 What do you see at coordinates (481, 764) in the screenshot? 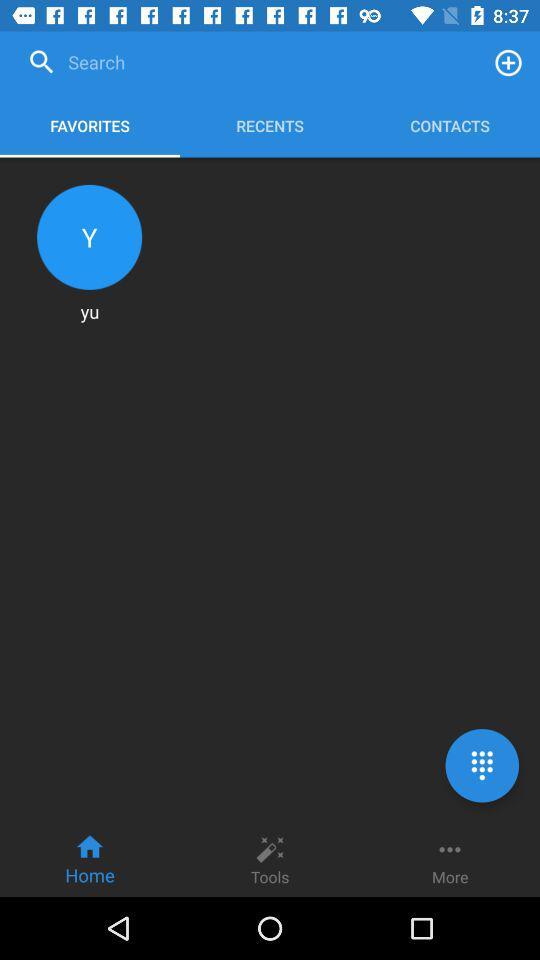
I see `the dialpad icon` at bounding box center [481, 764].